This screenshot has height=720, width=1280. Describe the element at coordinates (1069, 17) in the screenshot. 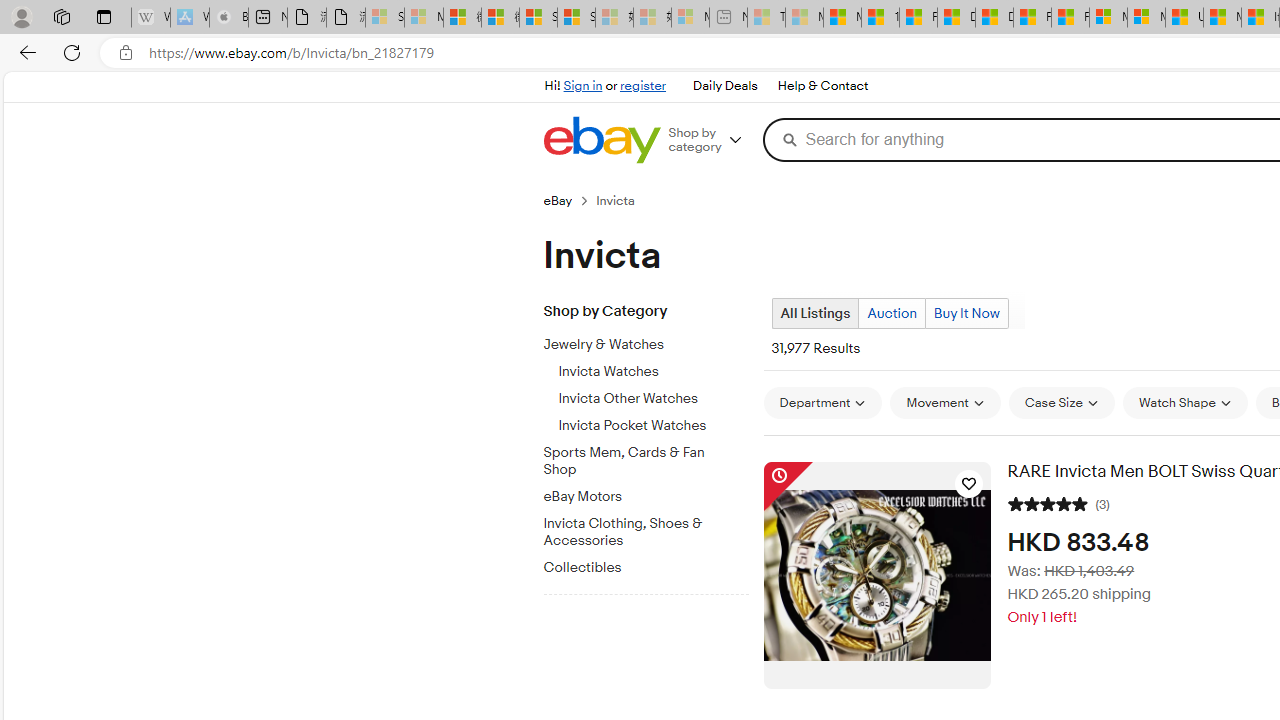

I see `'Foo BAR | Trusted Community Engagement and Contributions'` at that location.